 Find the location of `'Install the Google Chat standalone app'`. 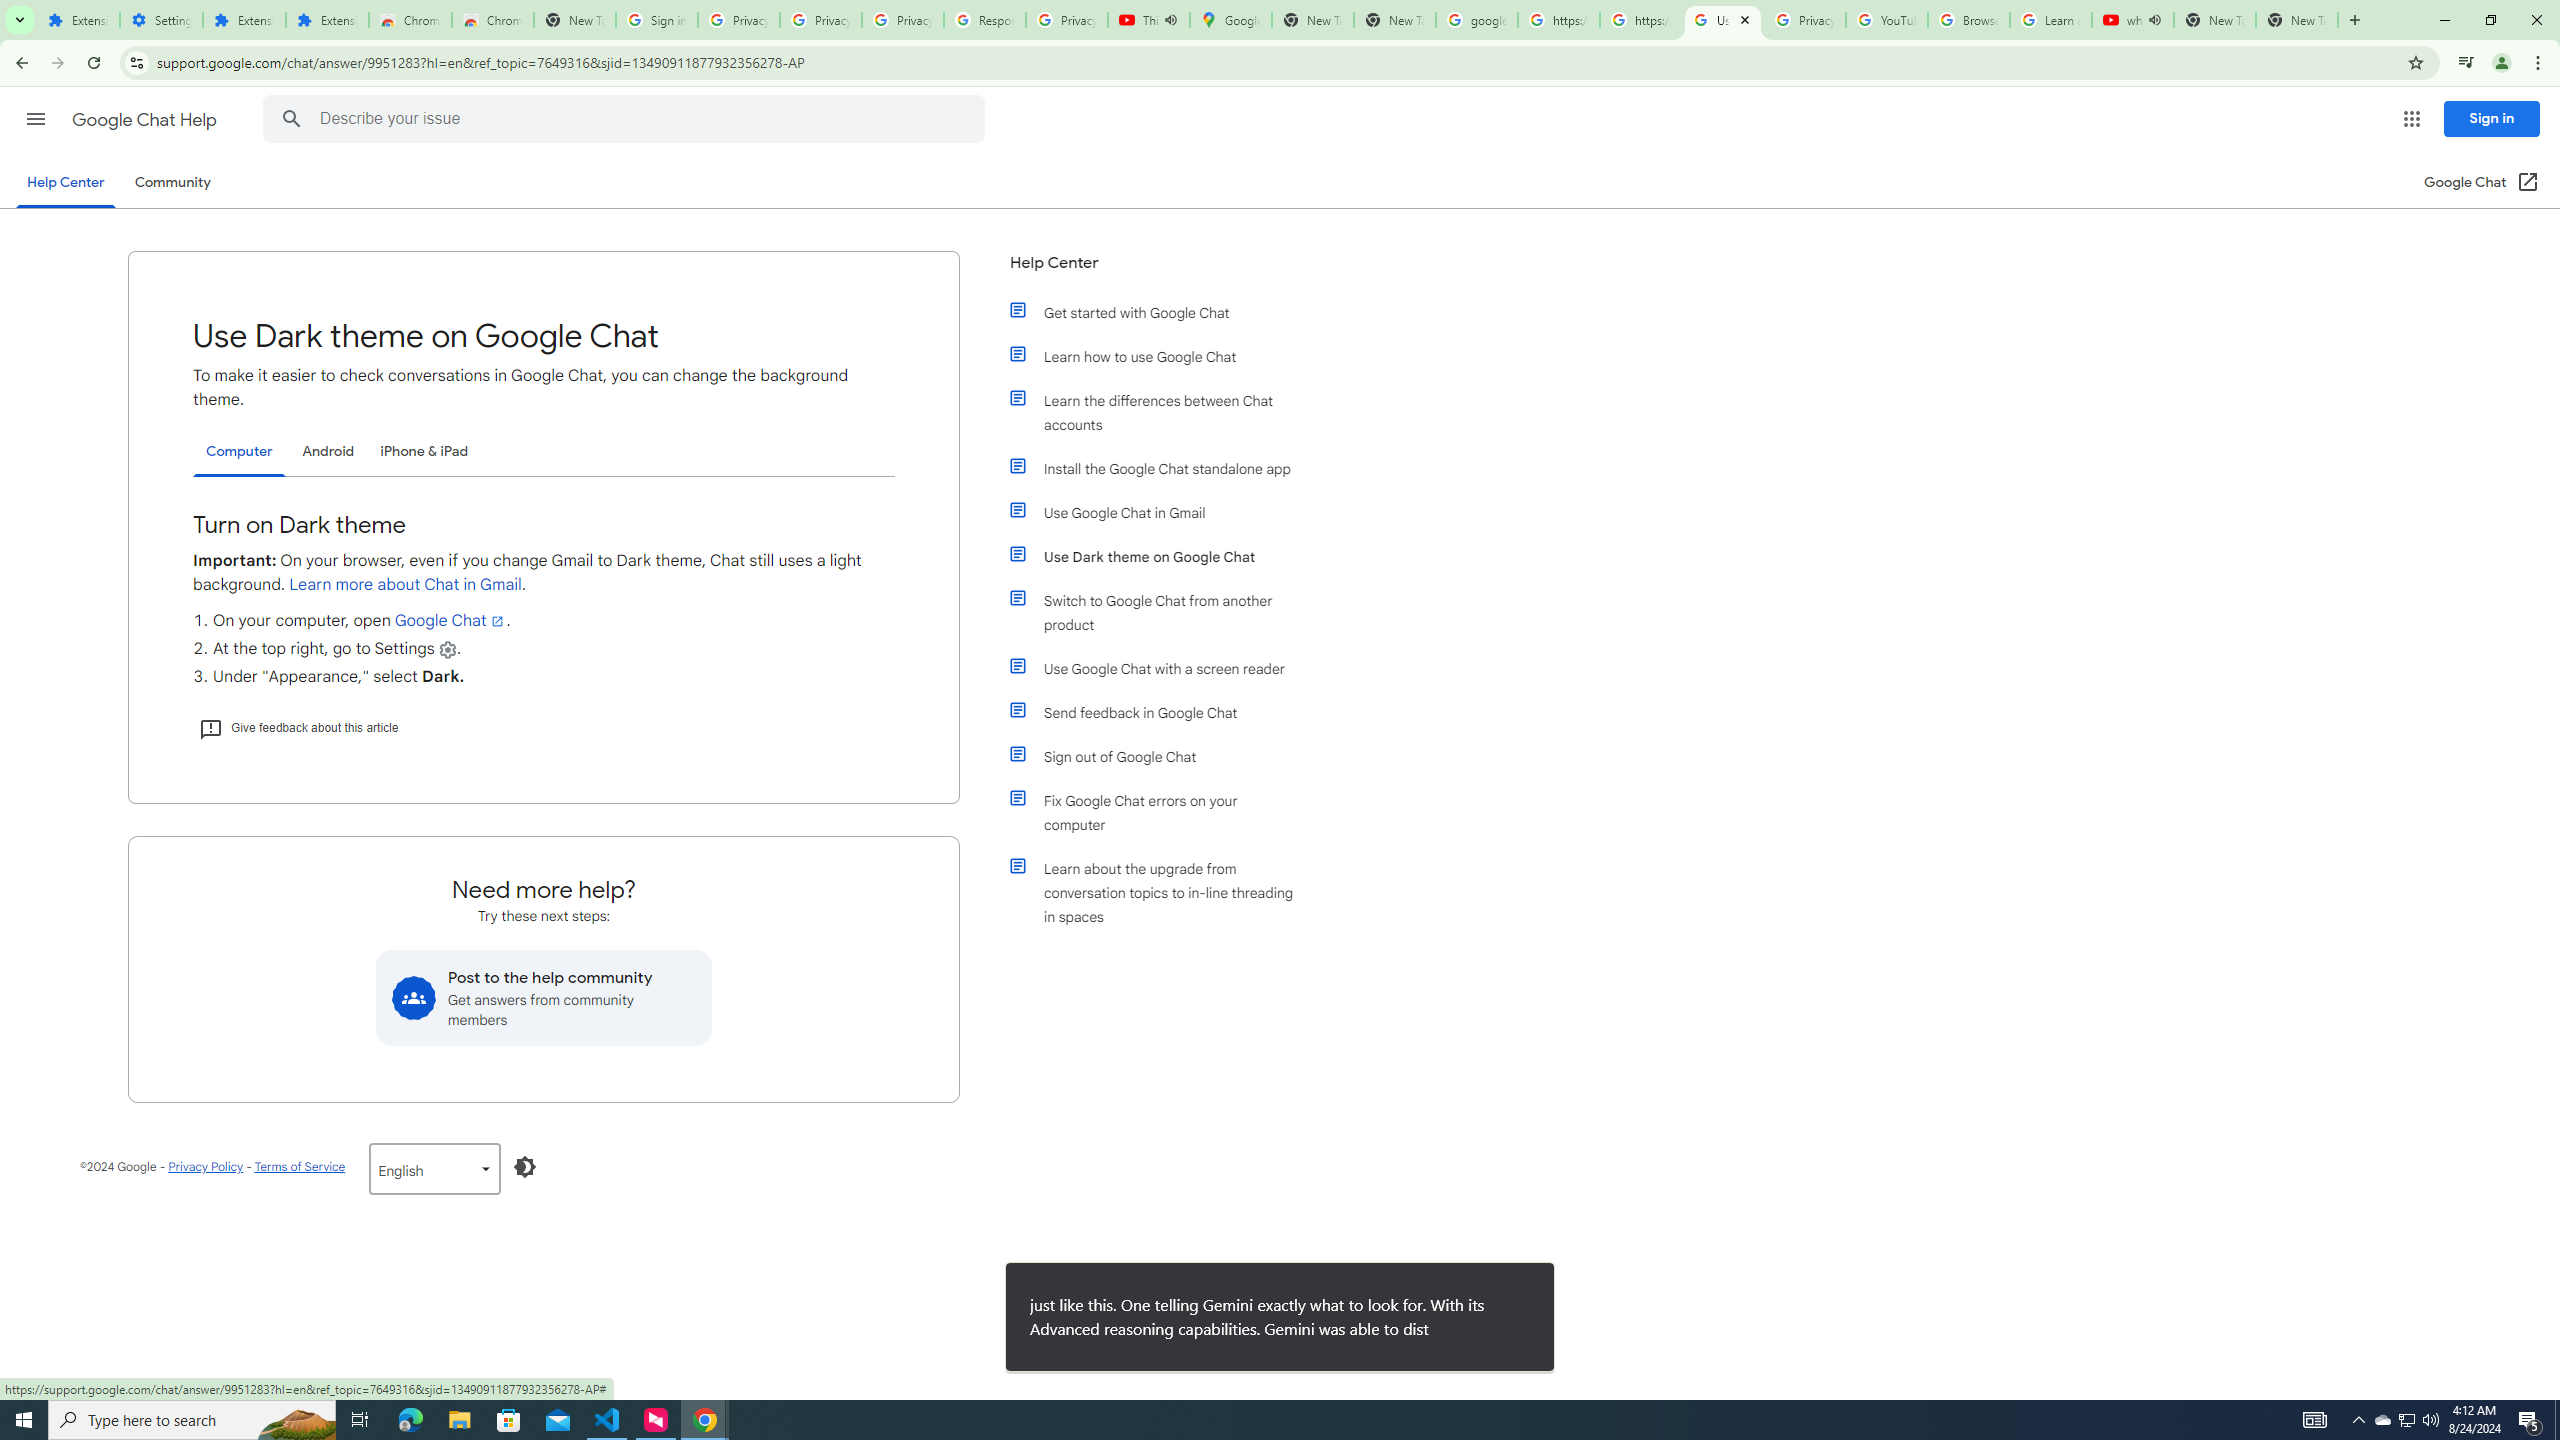

'Install the Google Chat standalone app' is located at coordinates (1162, 467).